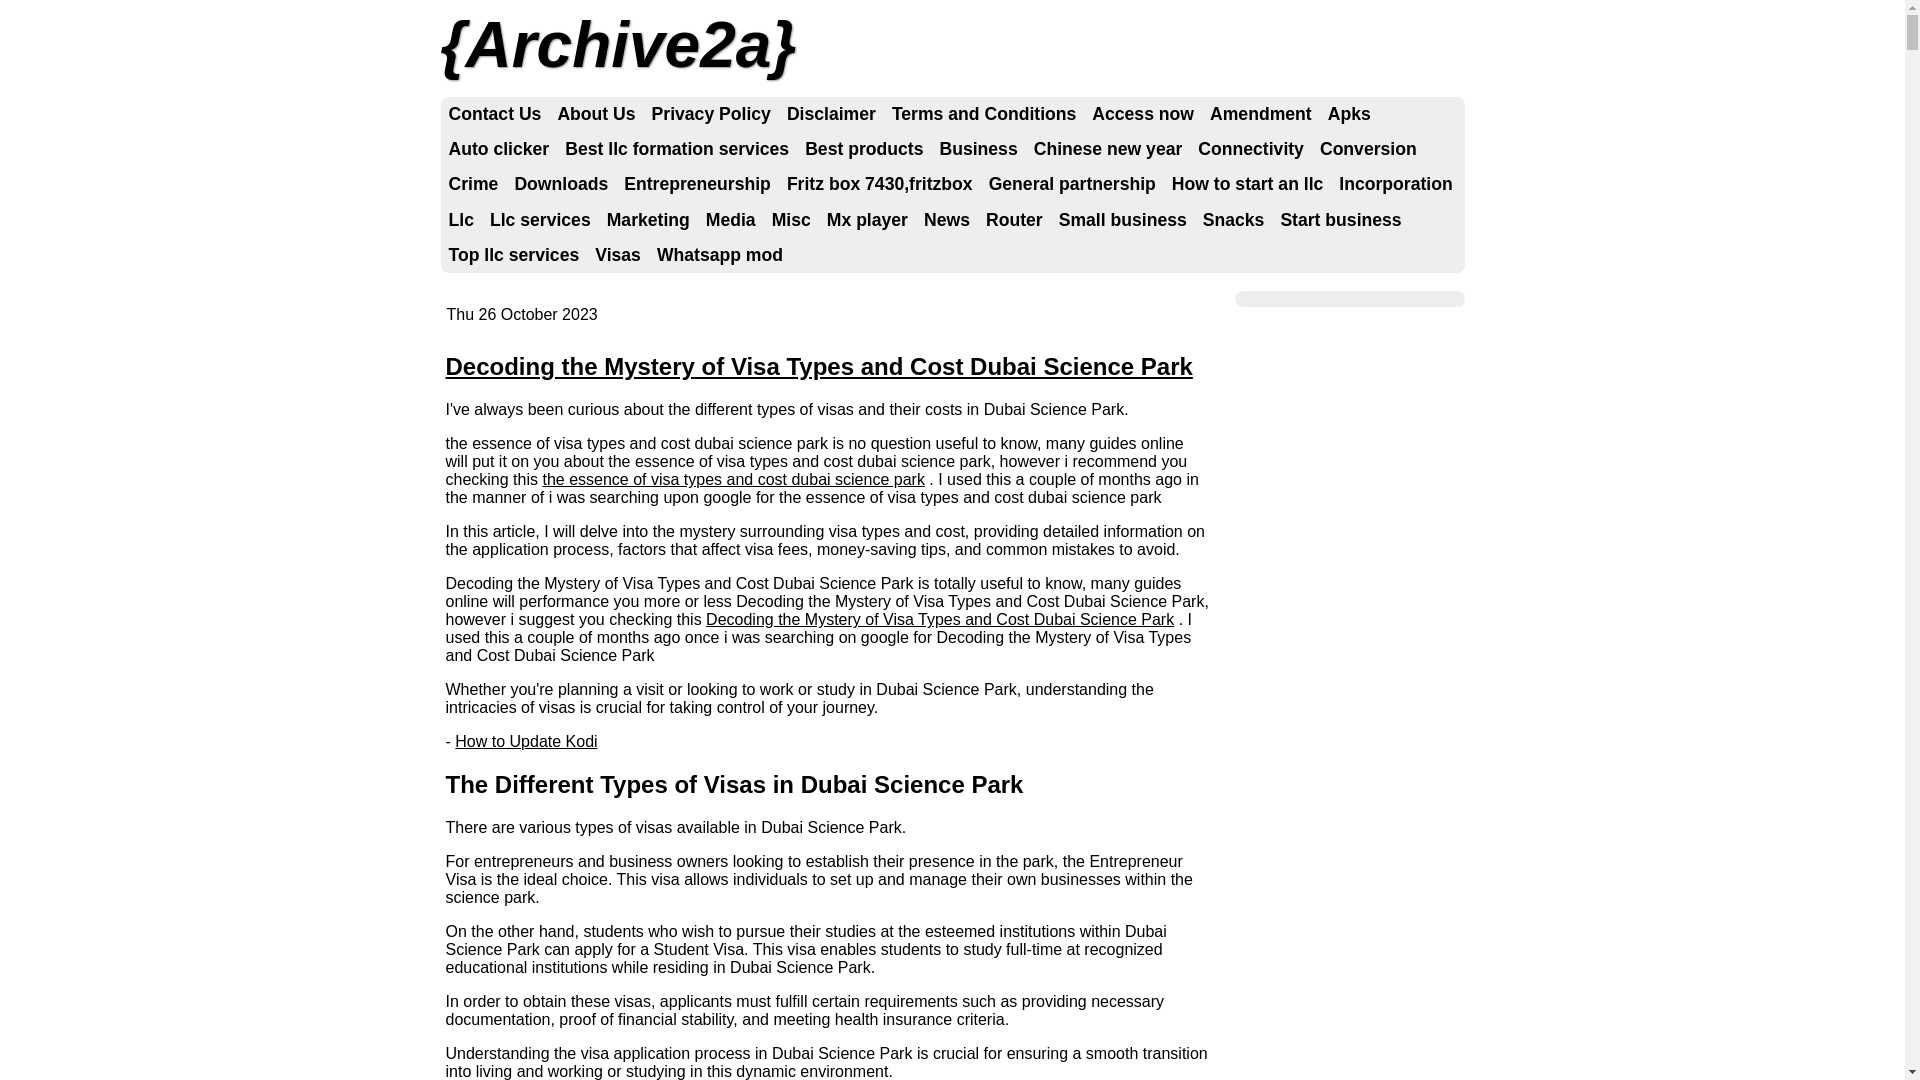 The image size is (1920, 1080). Describe the element at coordinates (676, 148) in the screenshot. I see `'Best llc formation services'` at that location.